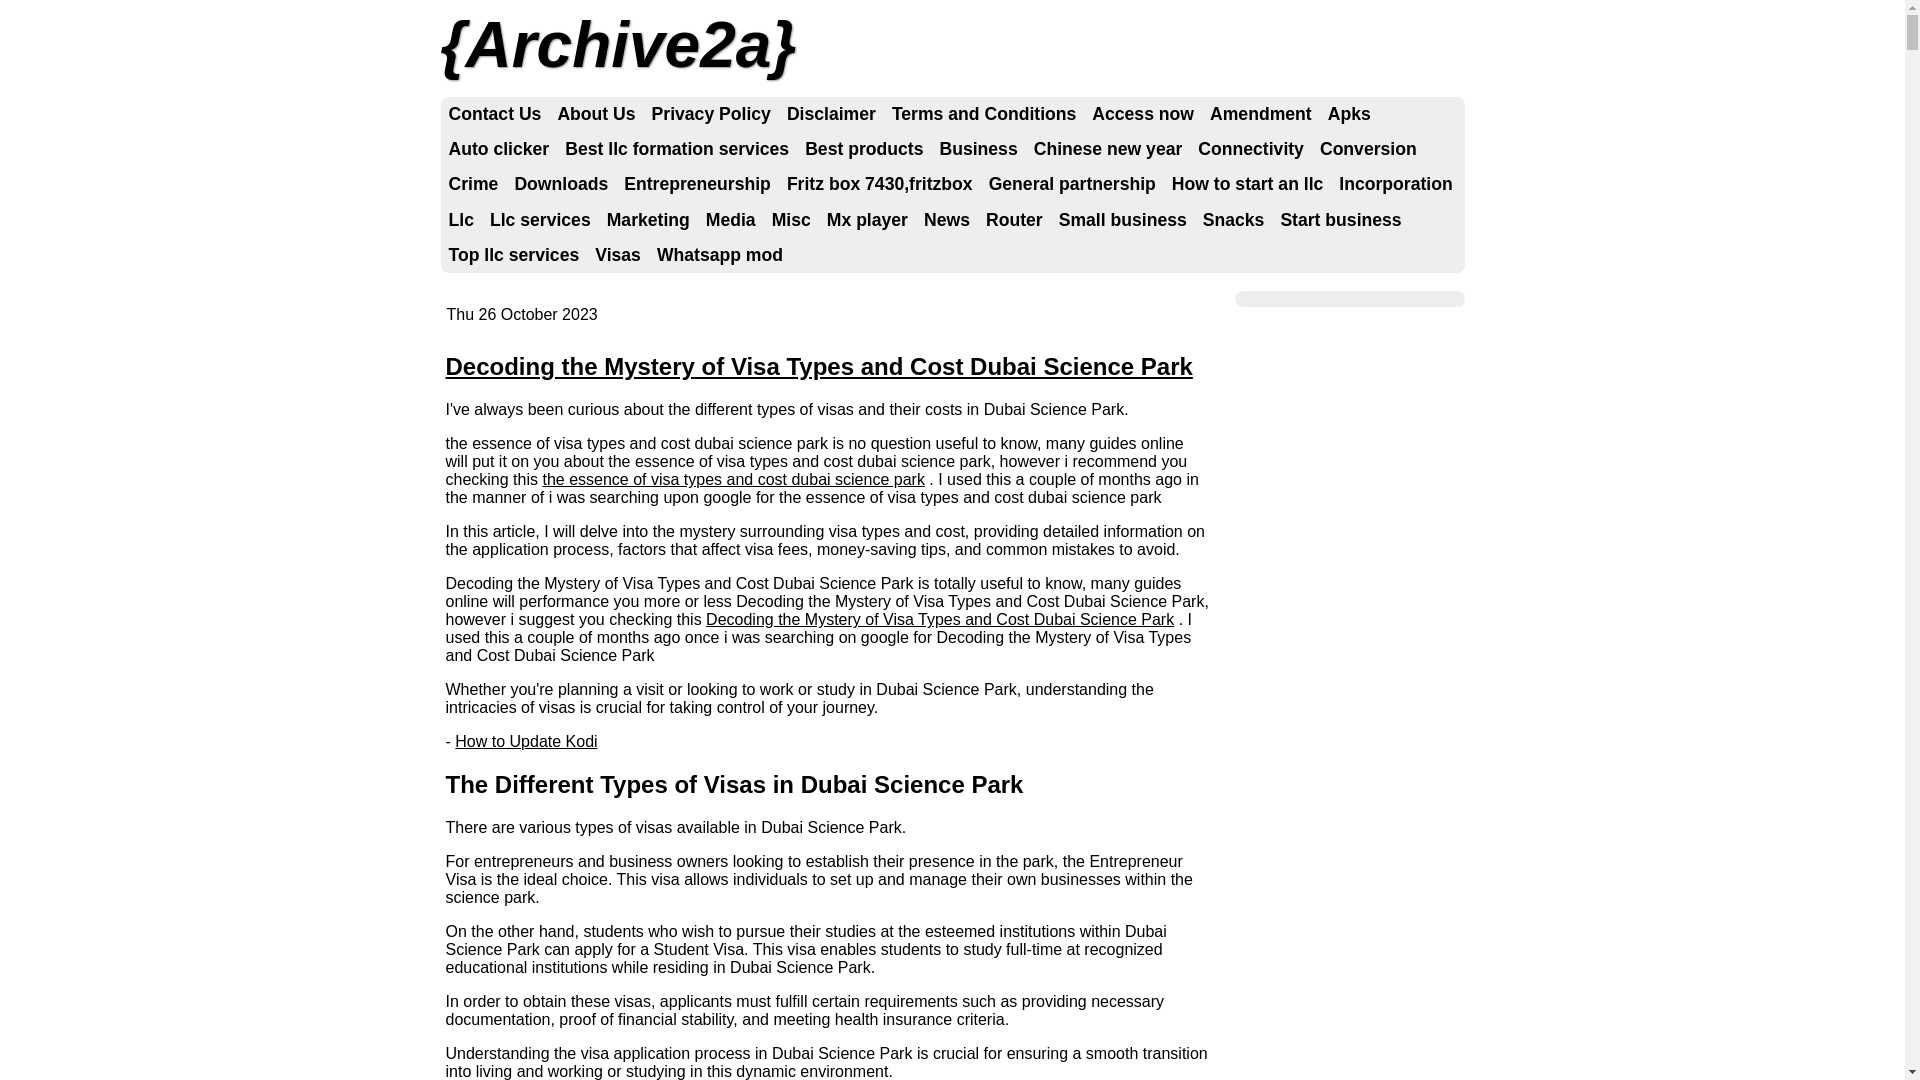 The image size is (1920, 1080). Describe the element at coordinates (676, 148) in the screenshot. I see `'Best llc formation services'` at that location.